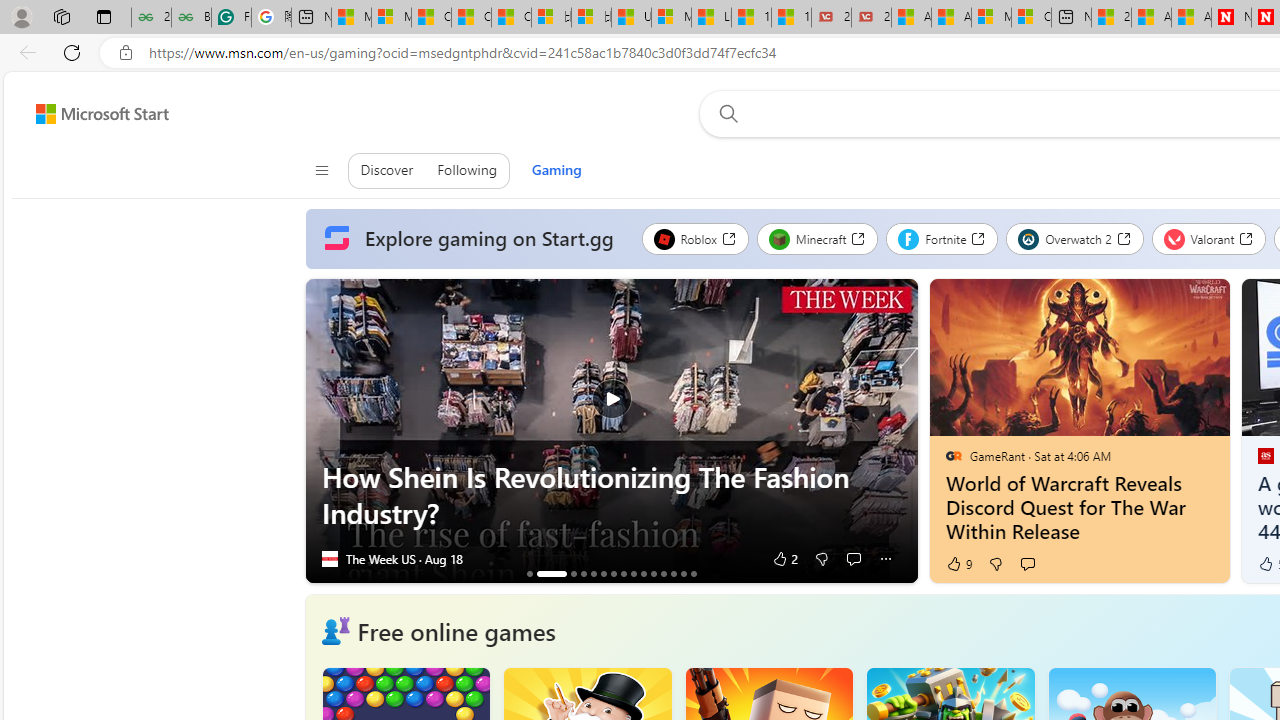 The height and width of the screenshot is (720, 1280). Describe the element at coordinates (1074, 238) in the screenshot. I see `'Overwatch 2'` at that location.